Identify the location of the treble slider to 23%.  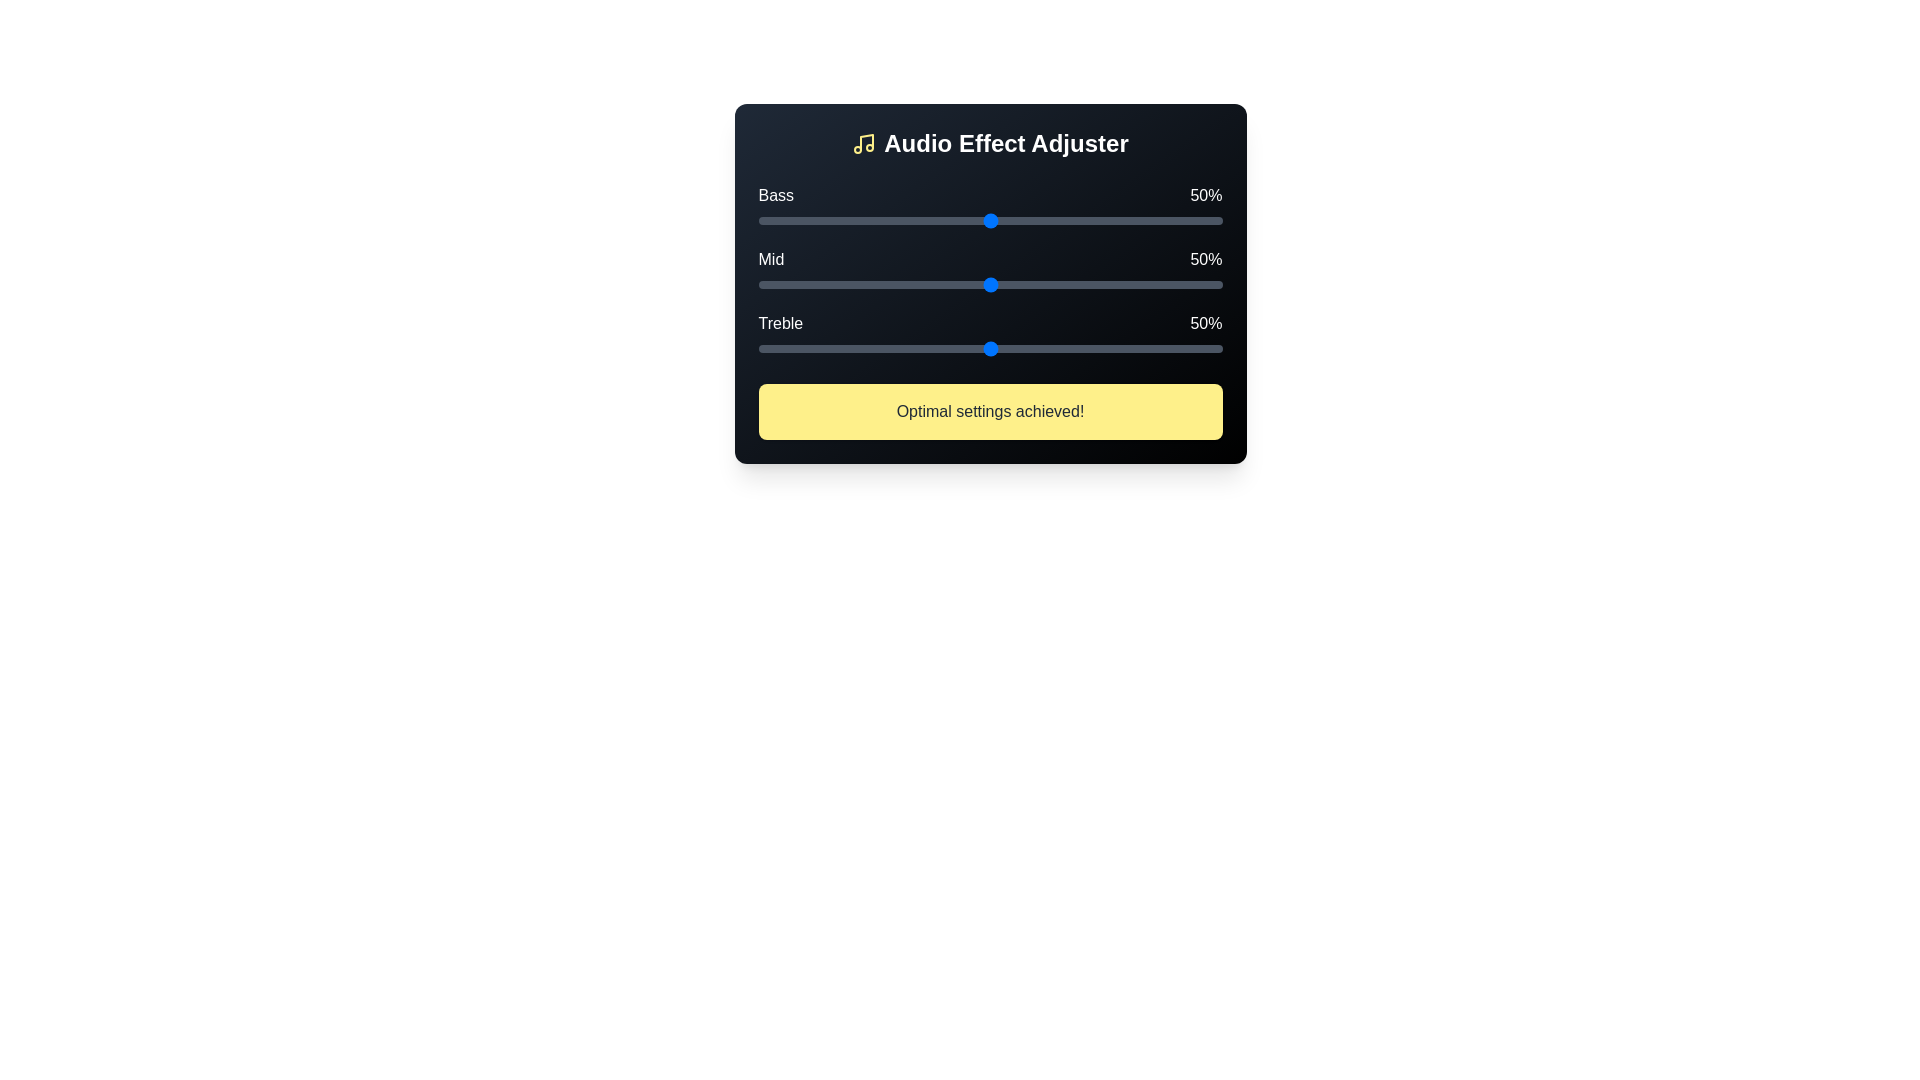
(865, 347).